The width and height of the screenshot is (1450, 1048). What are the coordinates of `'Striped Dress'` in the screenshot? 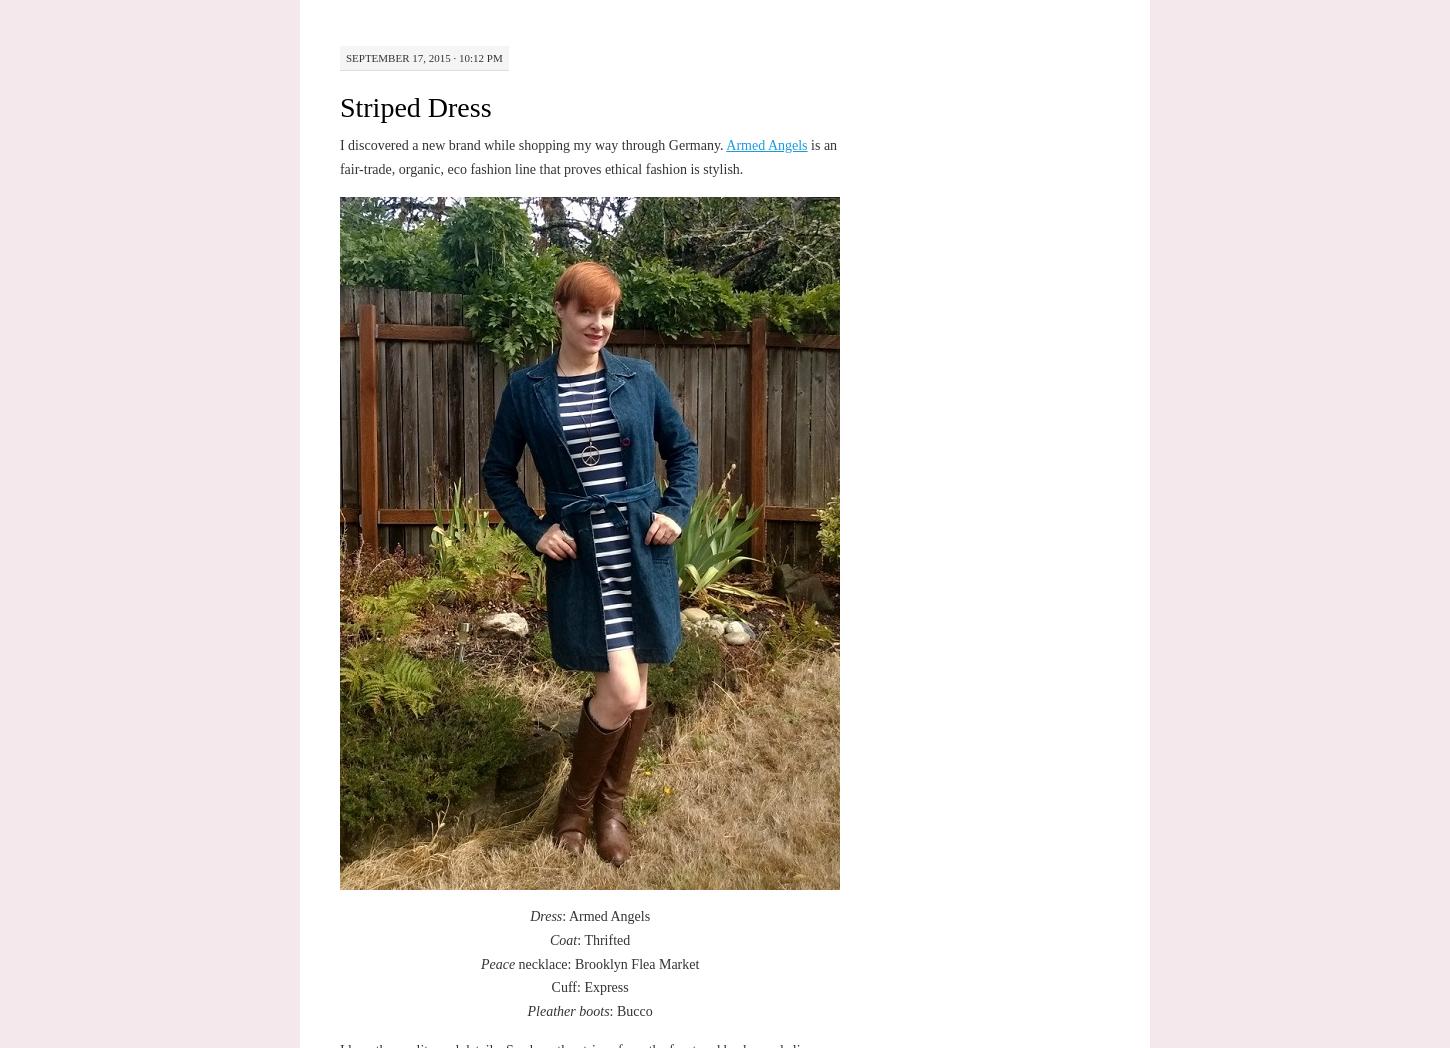 It's located at (413, 106).